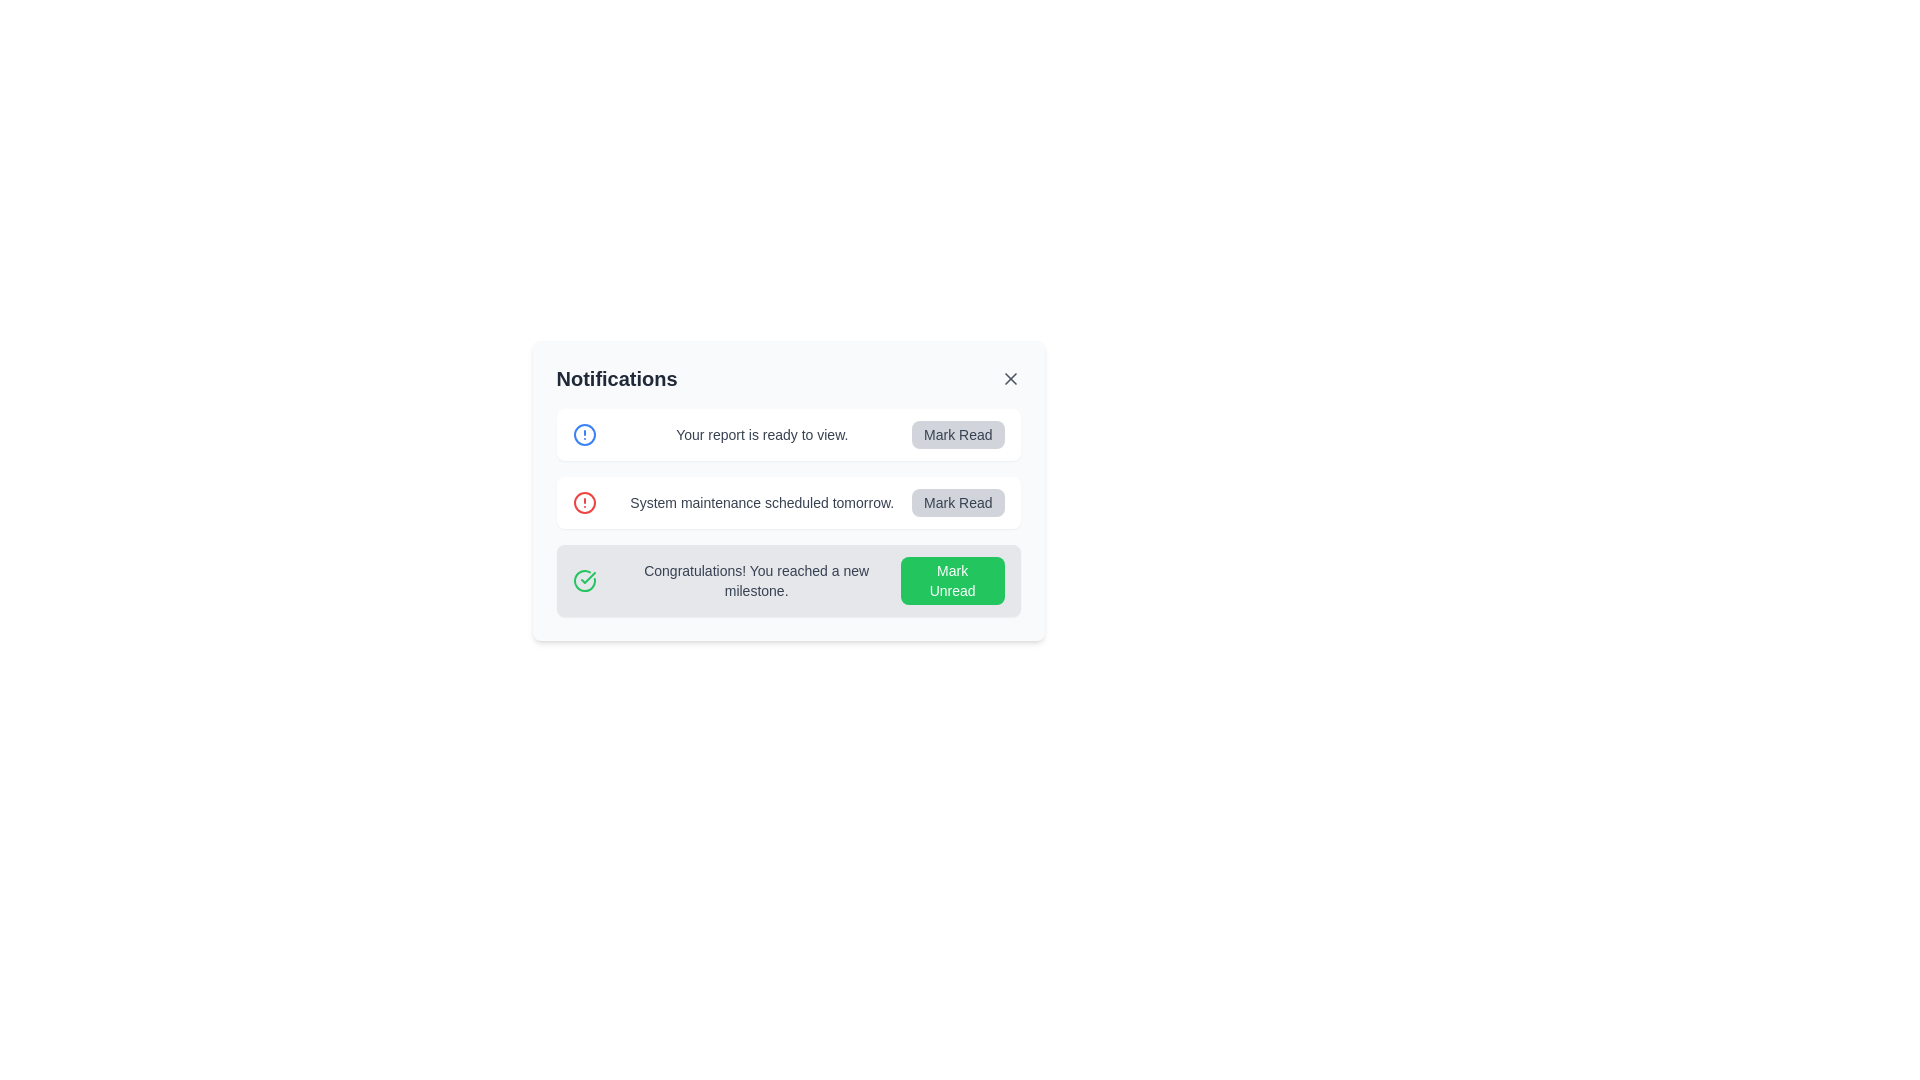 Image resolution: width=1920 pixels, height=1080 pixels. I want to click on the green 'Mark Unread' button with rounded corners located to the right of the notification text 'Congratulations! You reached a new milestone.' to mark the notification as unread, so click(951, 581).